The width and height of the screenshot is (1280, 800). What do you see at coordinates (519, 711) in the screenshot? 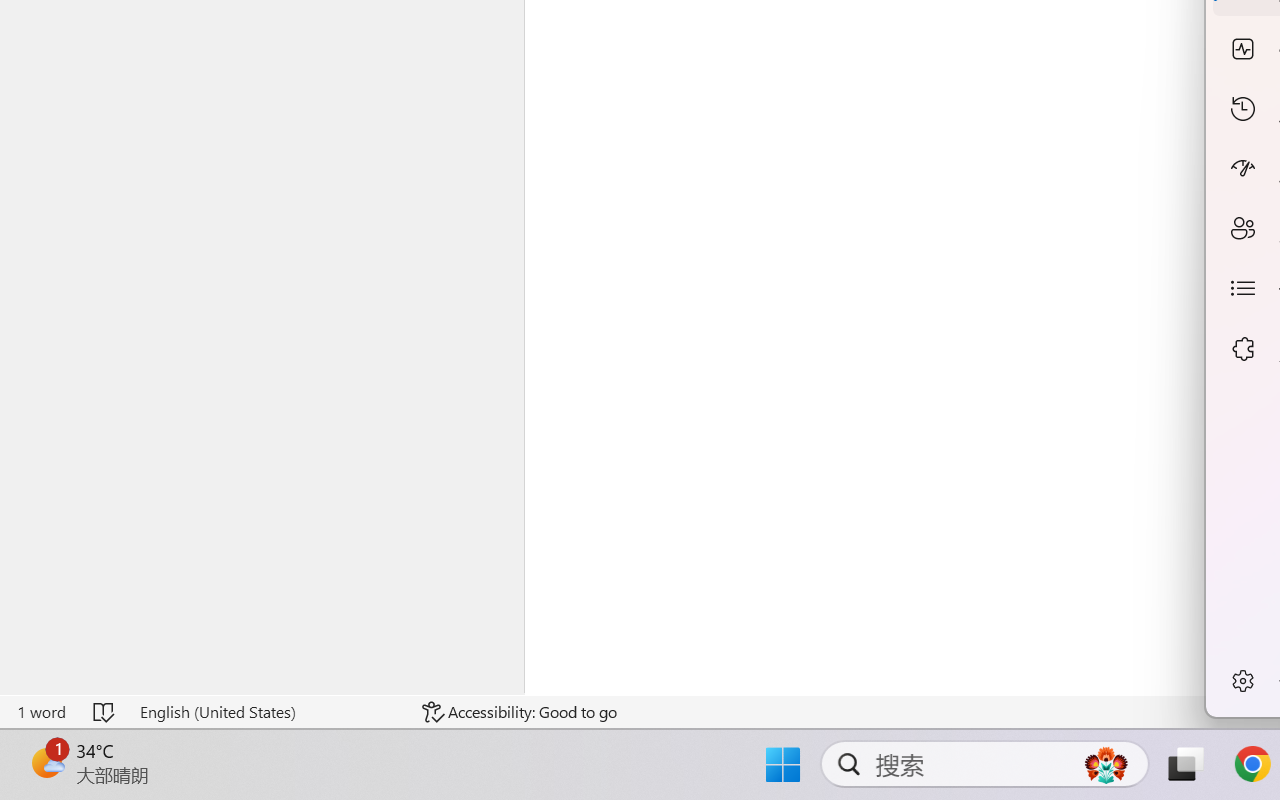
I see `'Accessibility Checker Accessibility: Good to go'` at bounding box center [519, 711].